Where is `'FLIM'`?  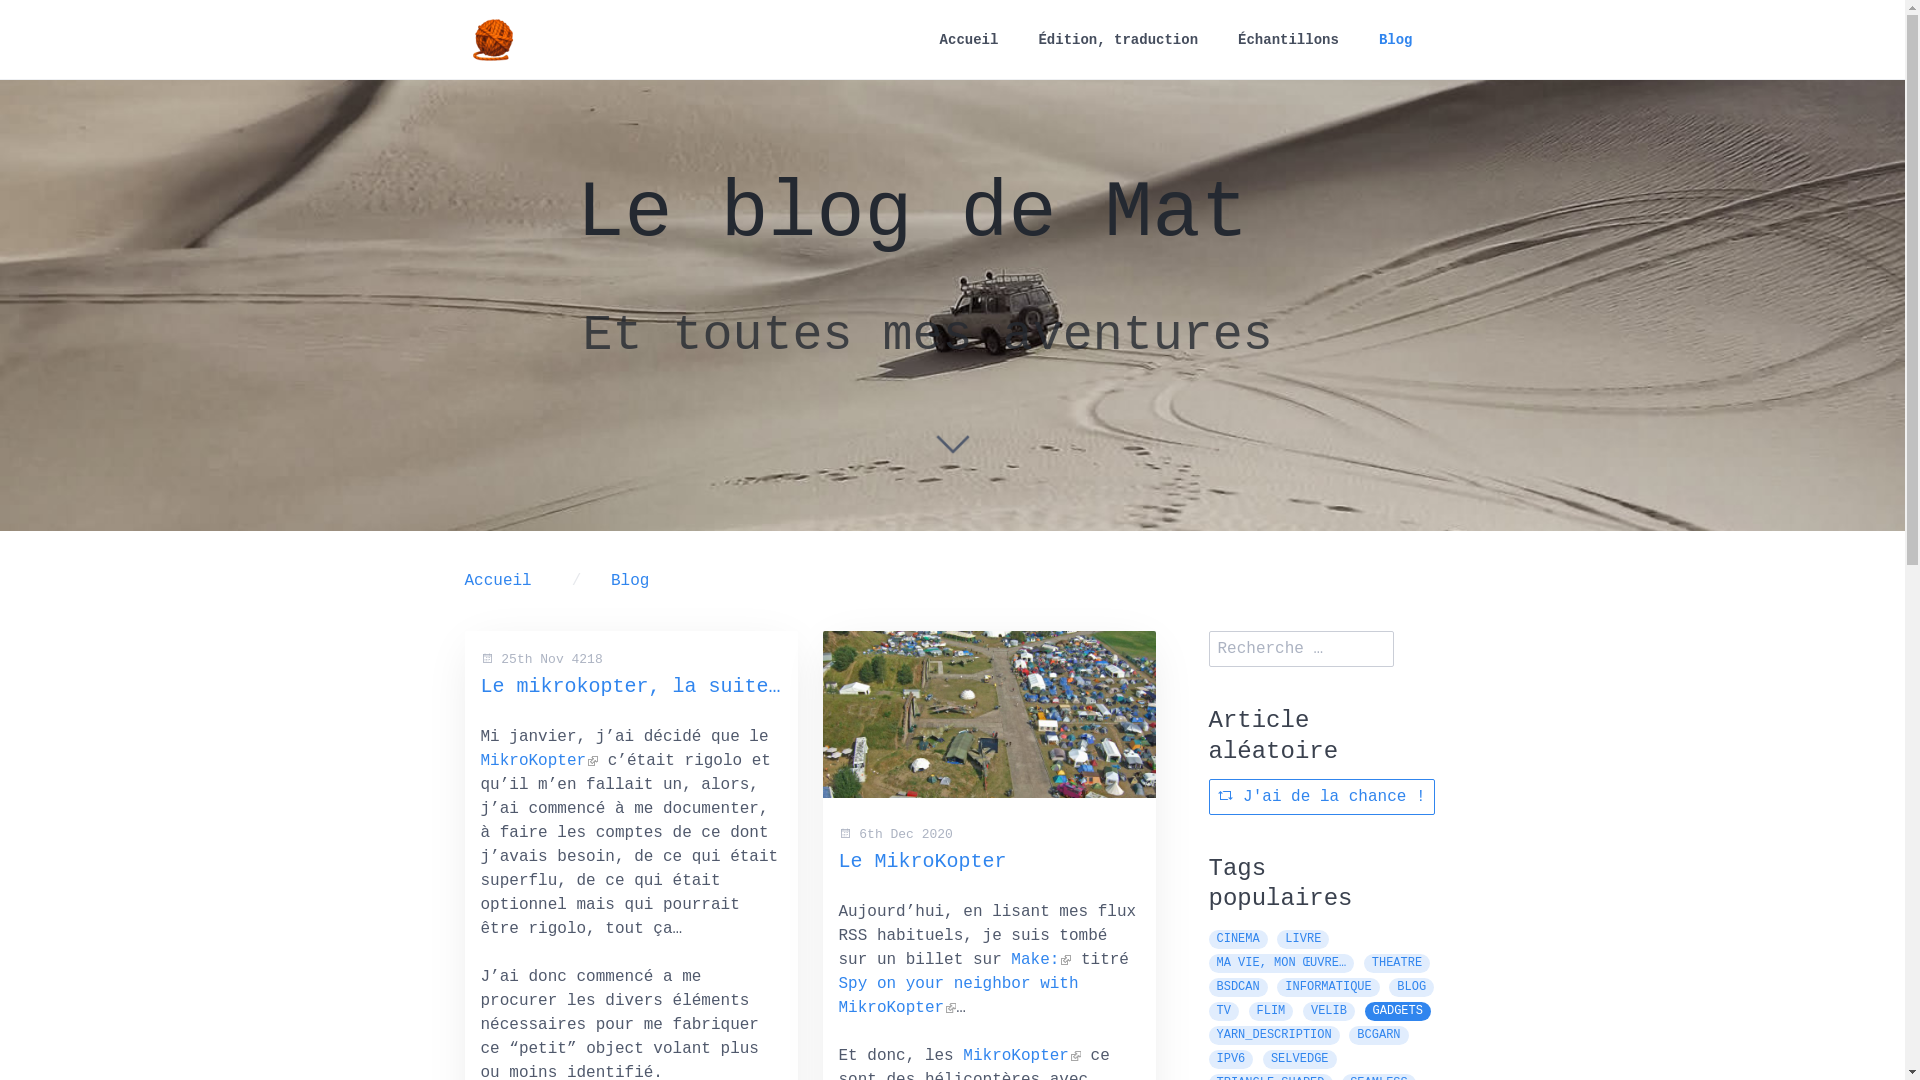
'FLIM' is located at coordinates (1270, 1011).